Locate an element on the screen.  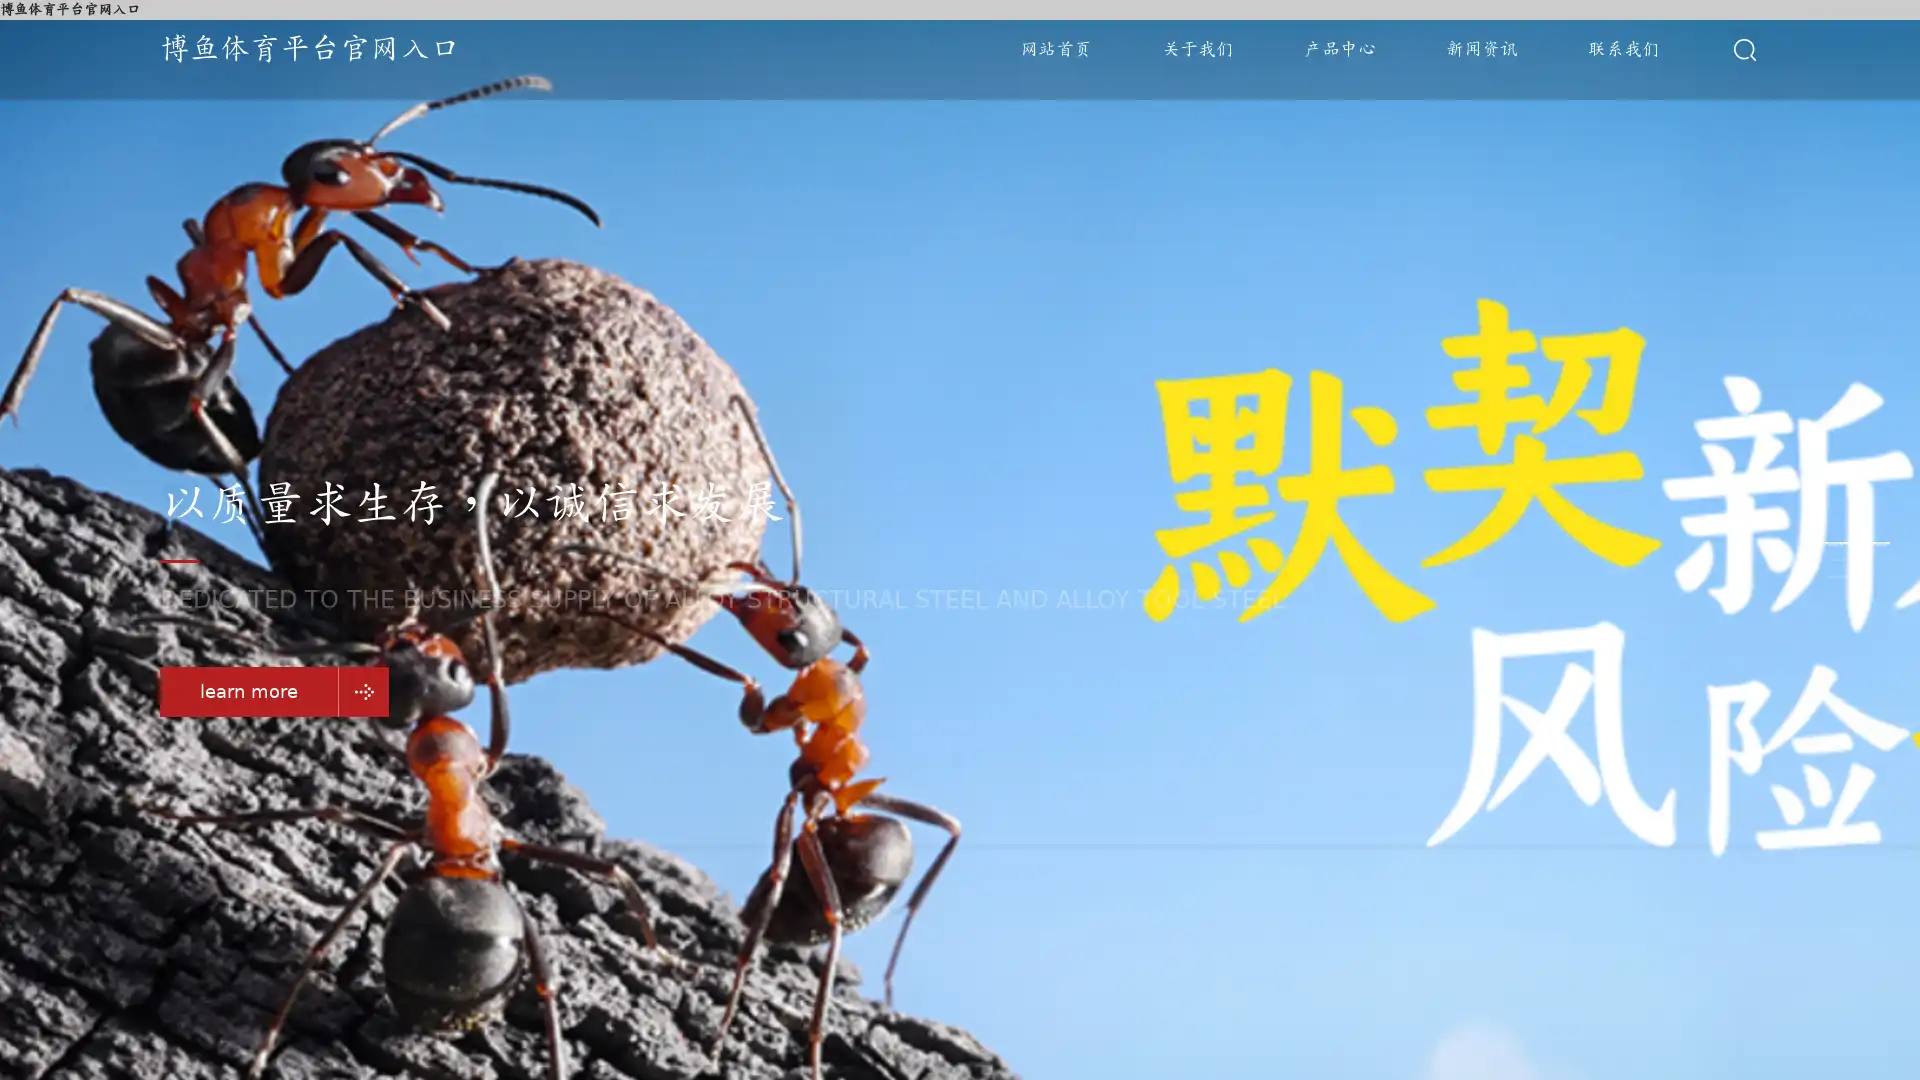
Go to slide 1 is located at coordinates (1848, 543).